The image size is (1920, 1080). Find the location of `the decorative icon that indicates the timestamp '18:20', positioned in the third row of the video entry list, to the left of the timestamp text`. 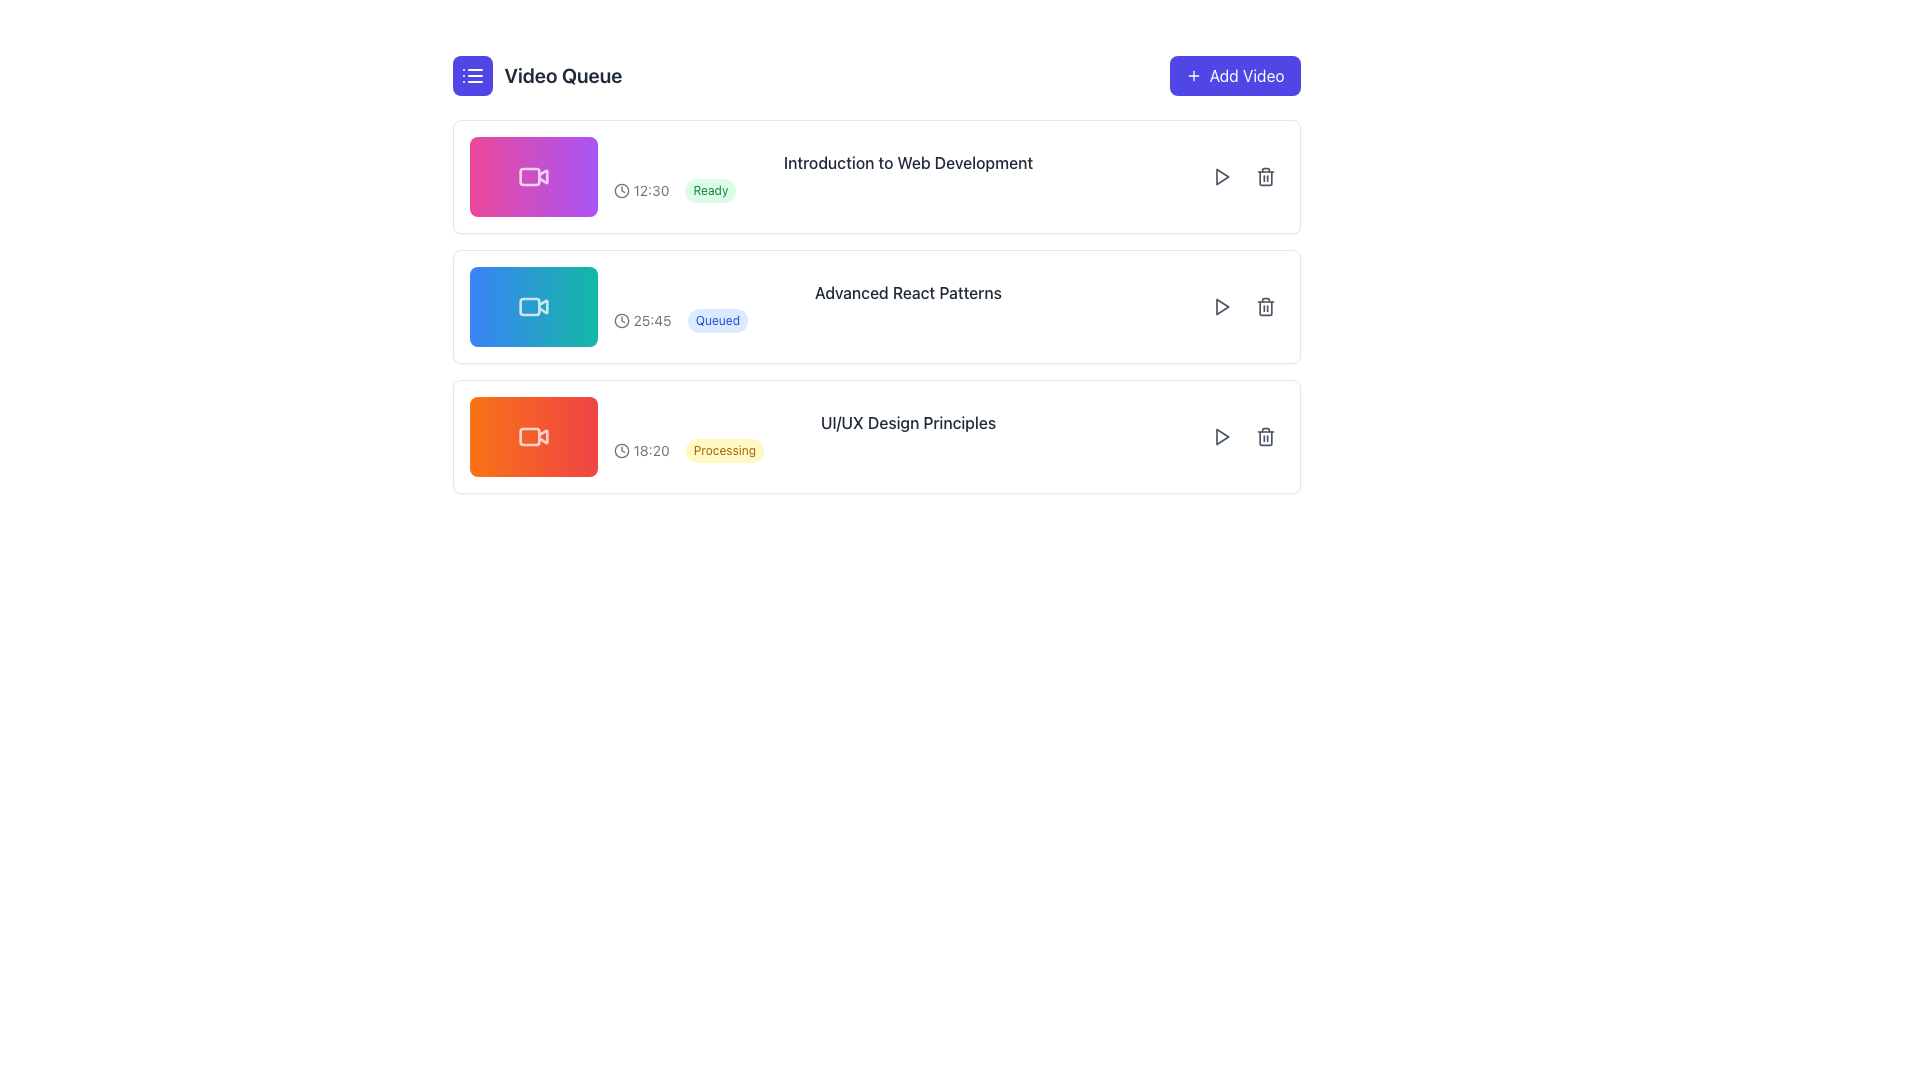

the decorative icon that indicates the timestamp '18:20', positioned in the third row of the video entry list, to the left of the timestamp text is located at coordinates (620, 451).